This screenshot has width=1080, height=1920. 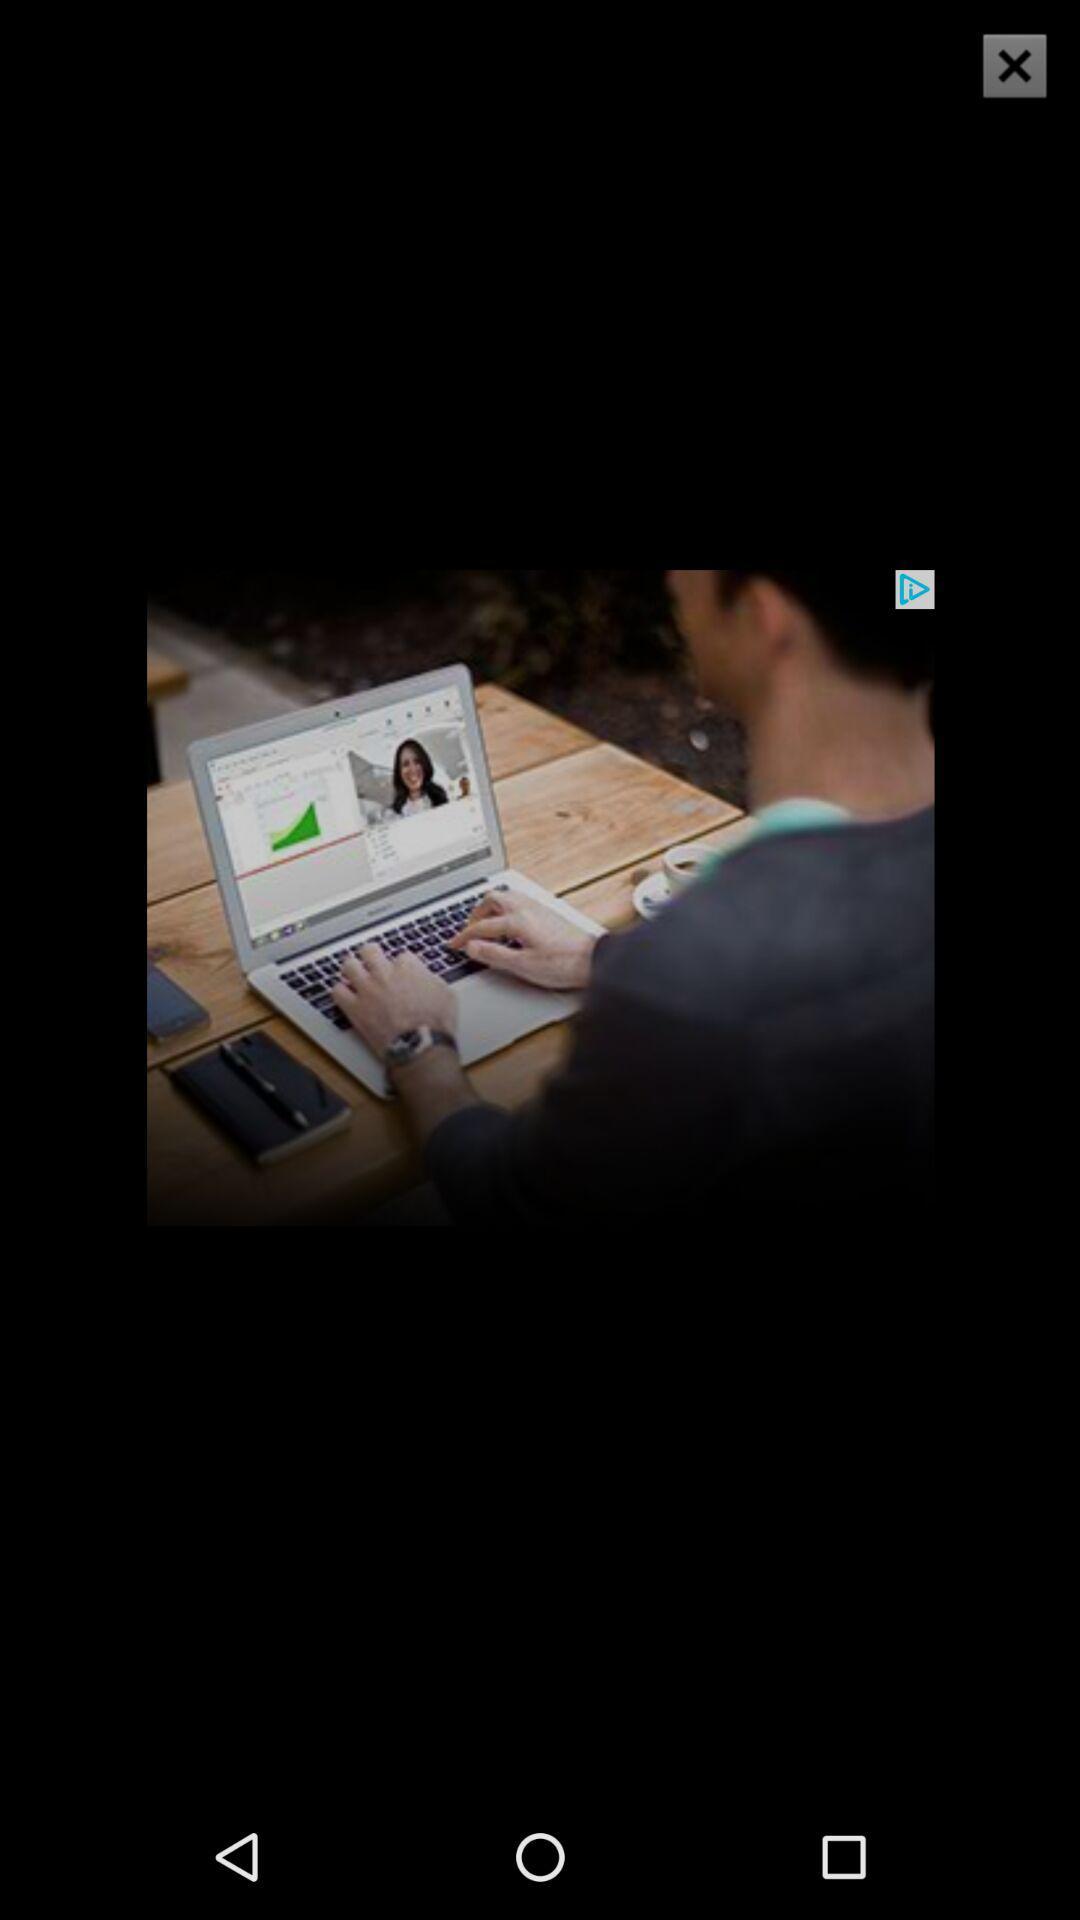 What do you see at coordinates (1001, 78) in the screenshot?
I see `the close icon` at bounding box center [1001, 78].